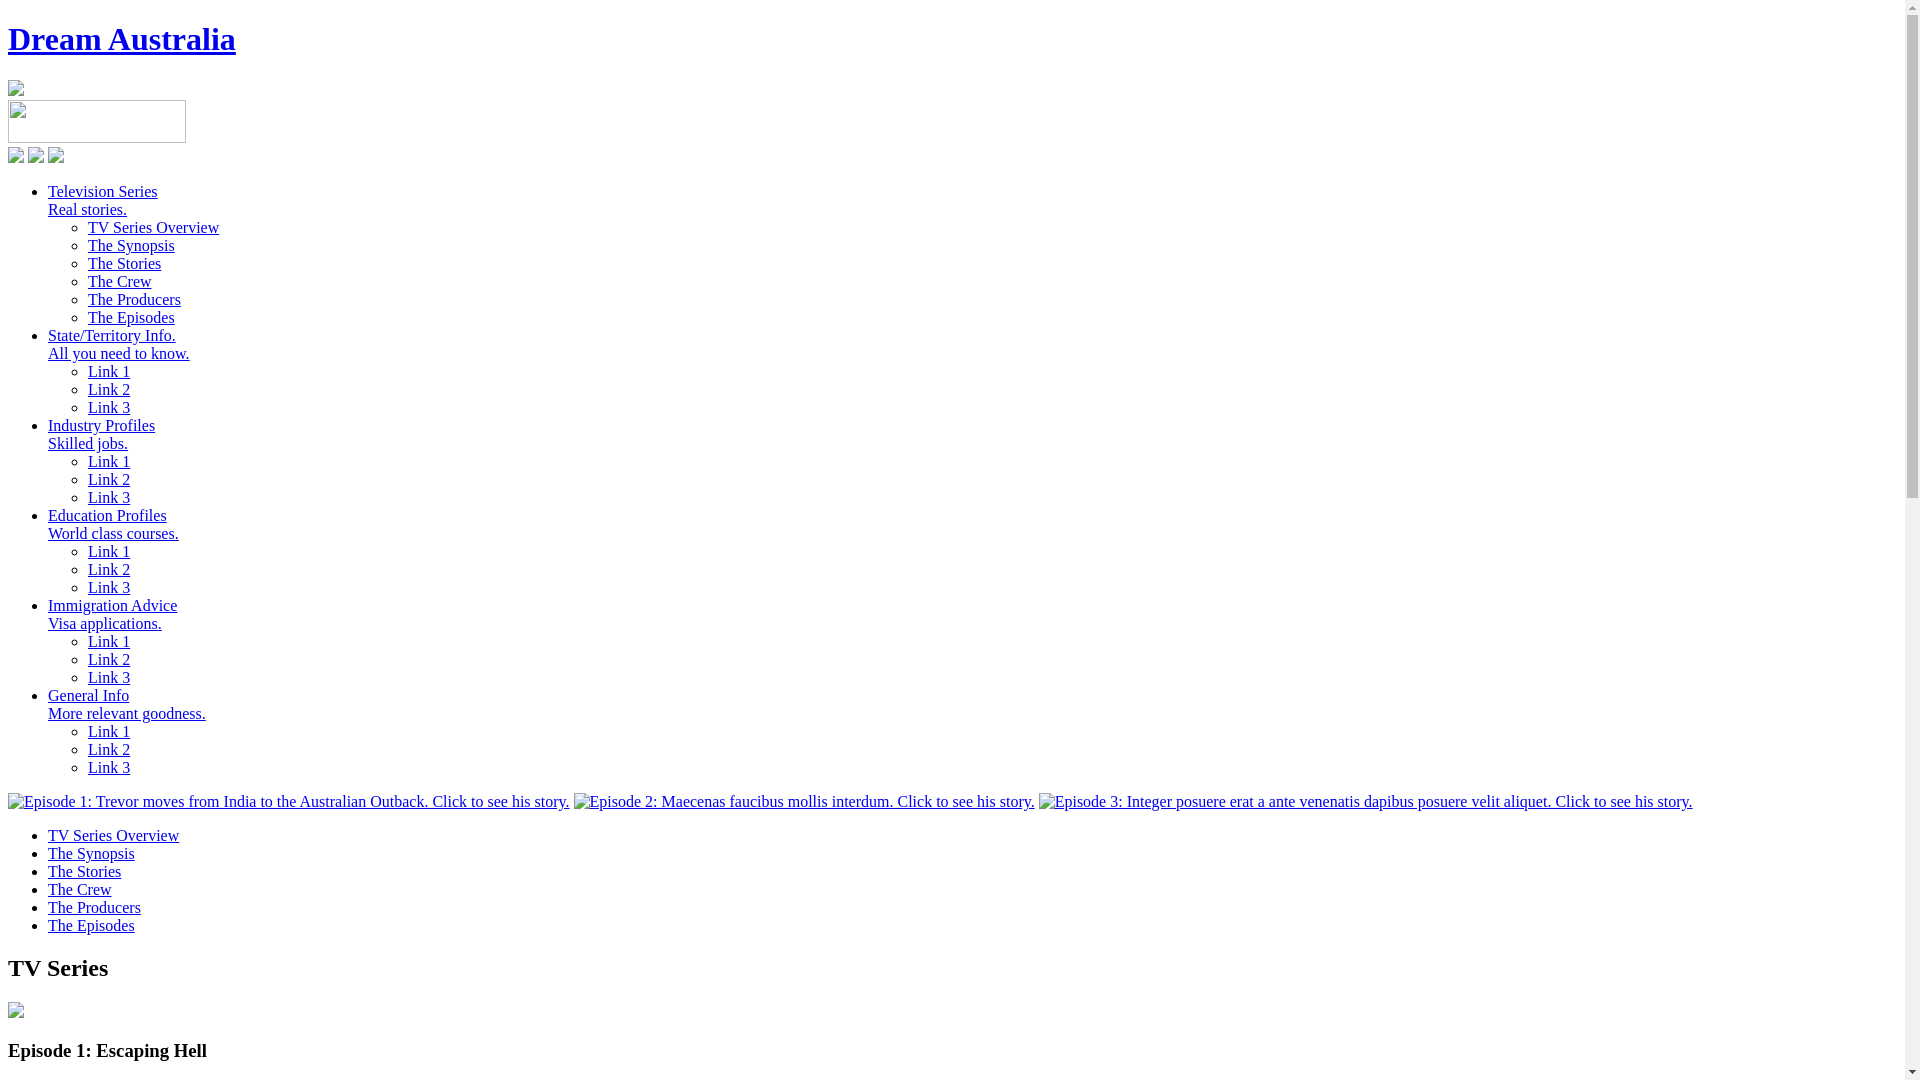 The height and width of the screenshot is (1080, 1920). Describe the element at coordinates (108, 749) in the screenshot. I see `'Link 2'` at that location.